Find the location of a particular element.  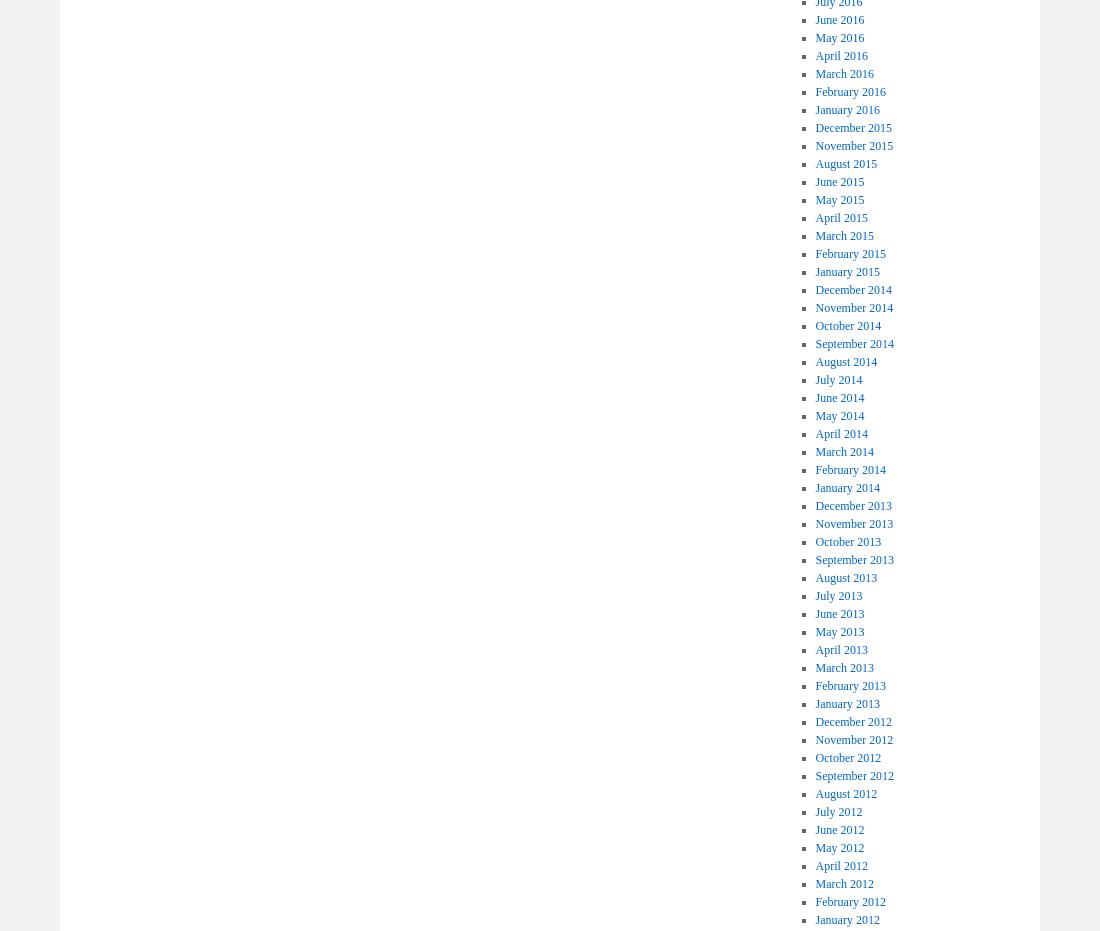

'June 2014' is located at coordinates (814, 398).